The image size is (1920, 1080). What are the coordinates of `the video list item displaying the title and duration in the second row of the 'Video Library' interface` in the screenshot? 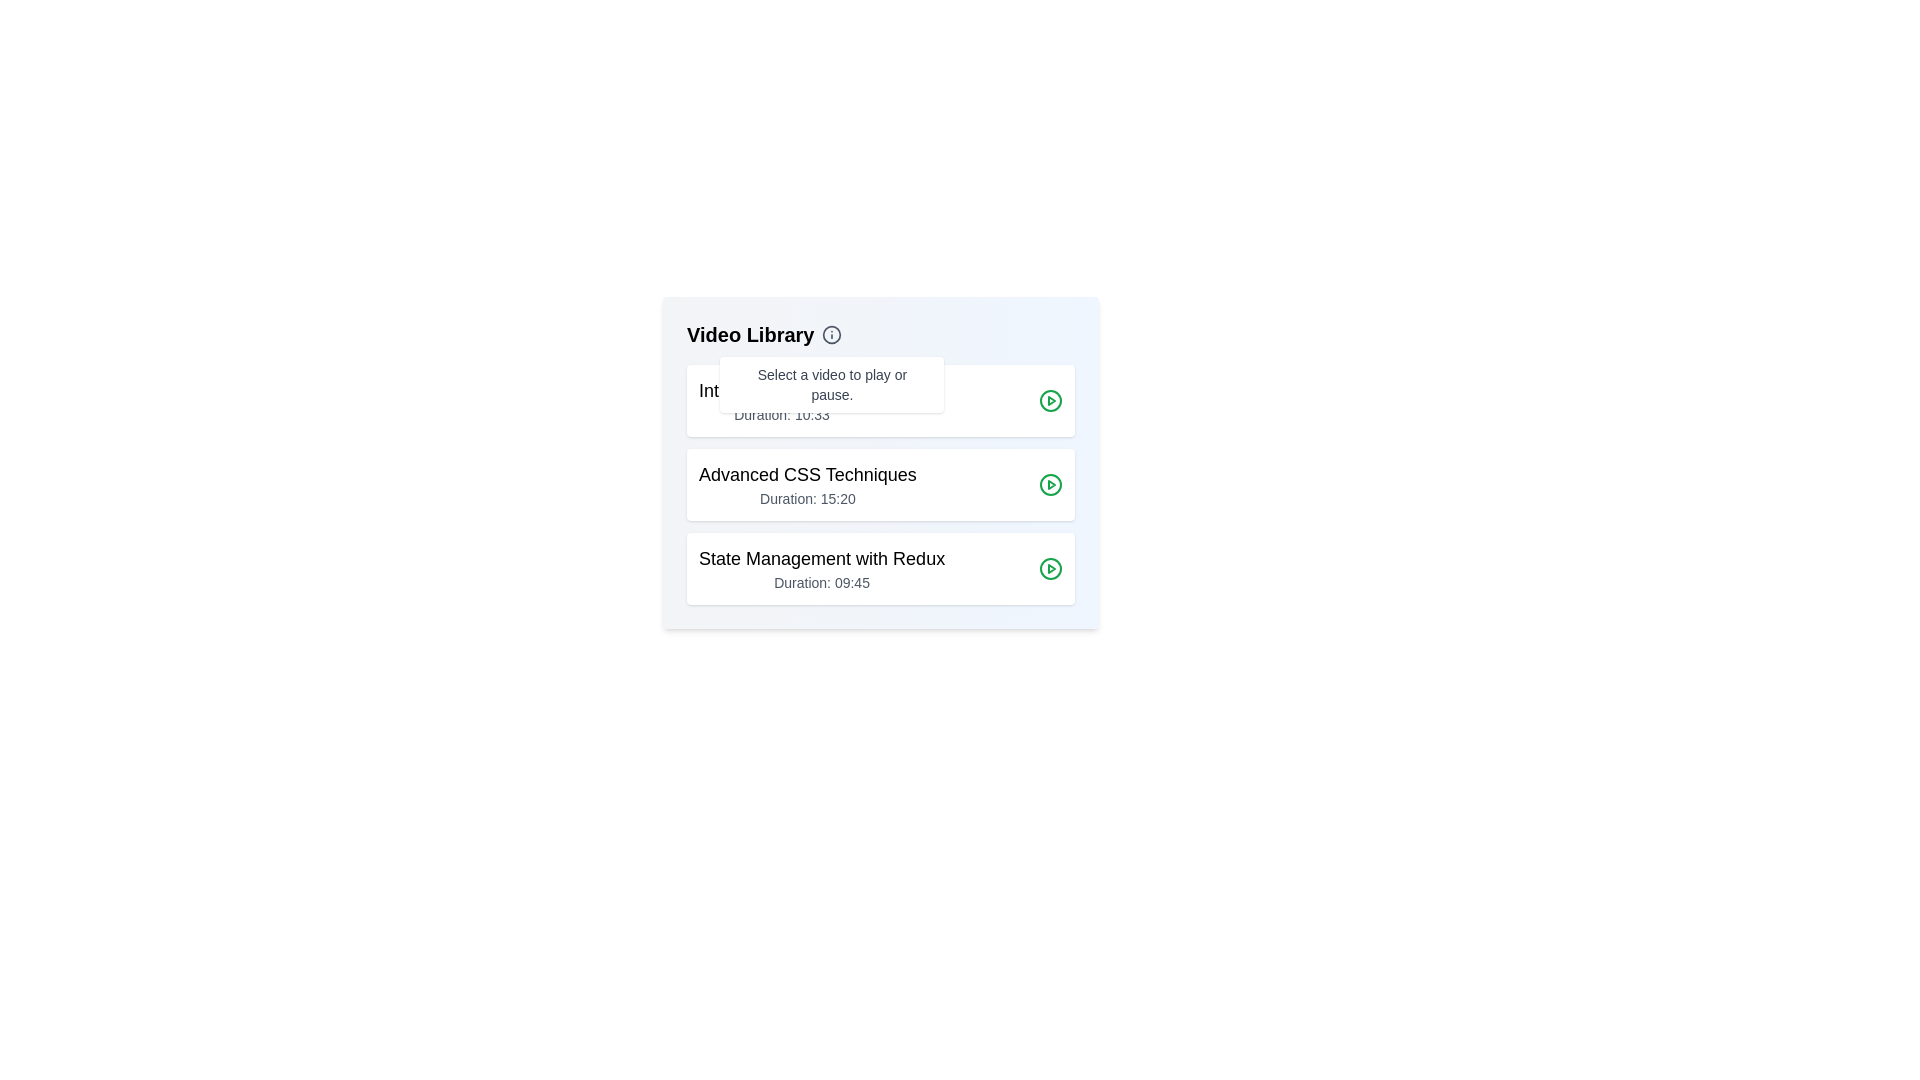 It's located at (807, 485).